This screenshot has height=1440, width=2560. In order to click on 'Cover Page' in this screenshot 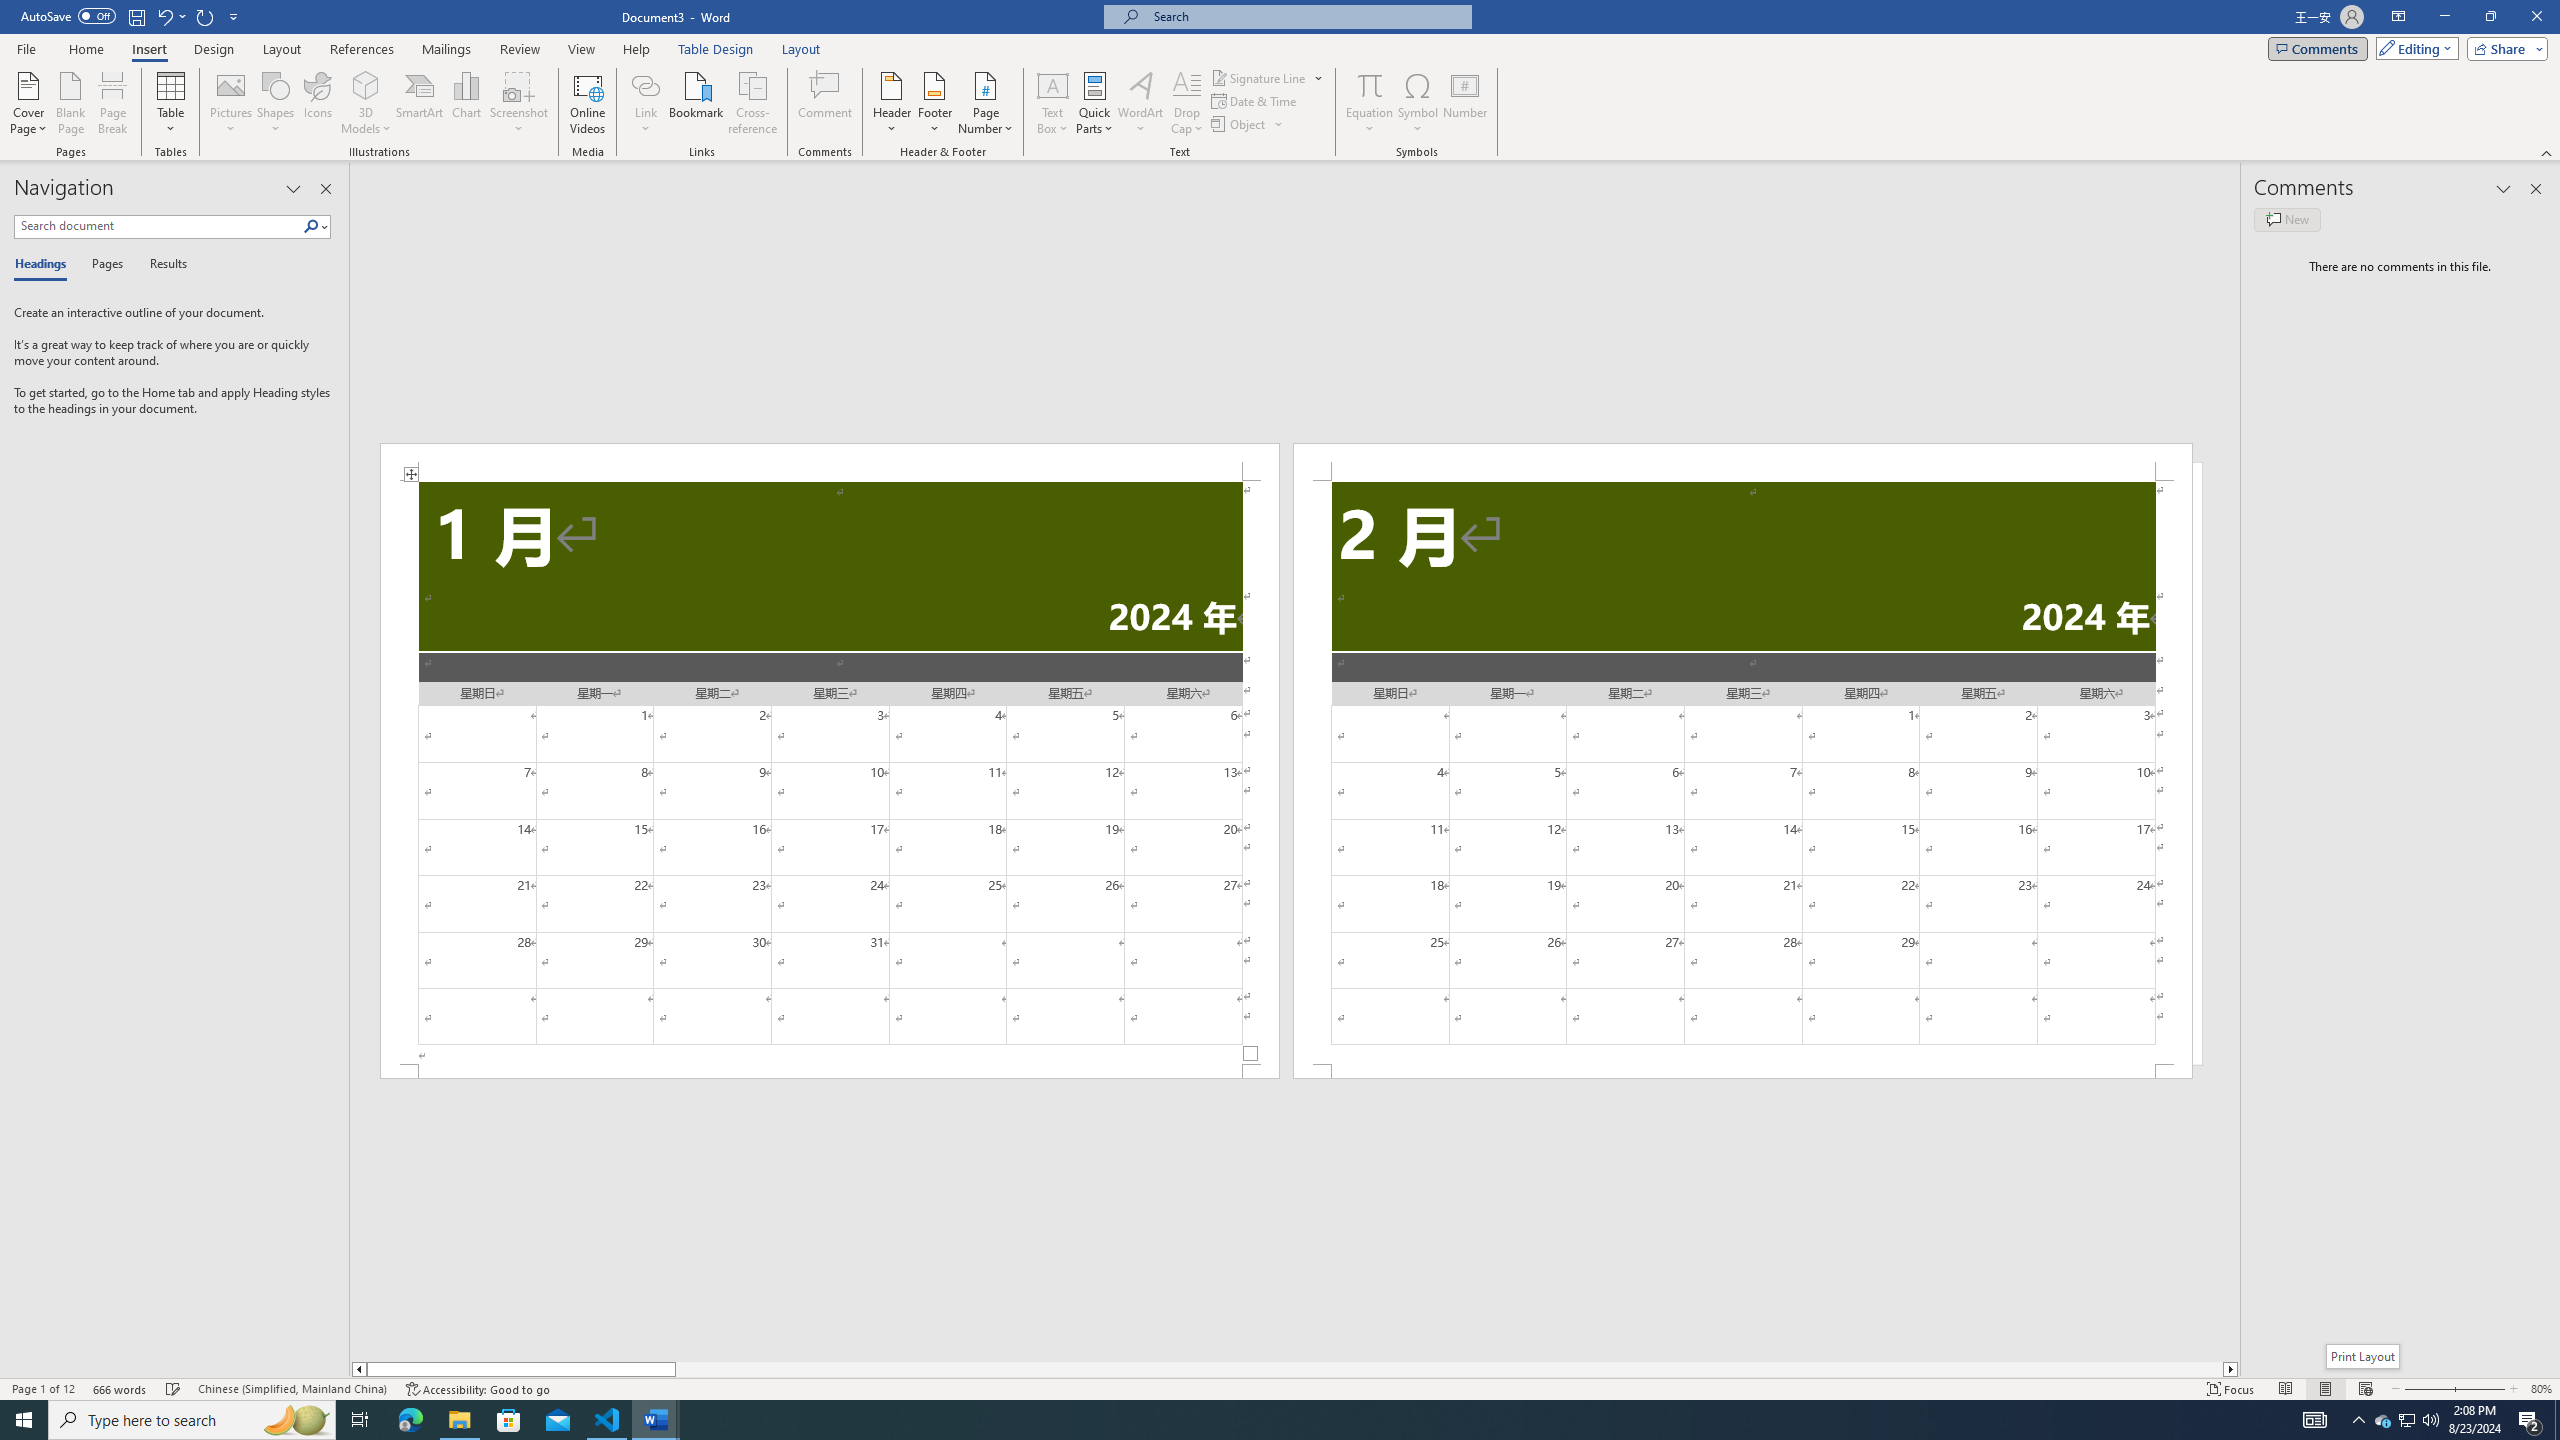, I will do `click(28, 103)`.